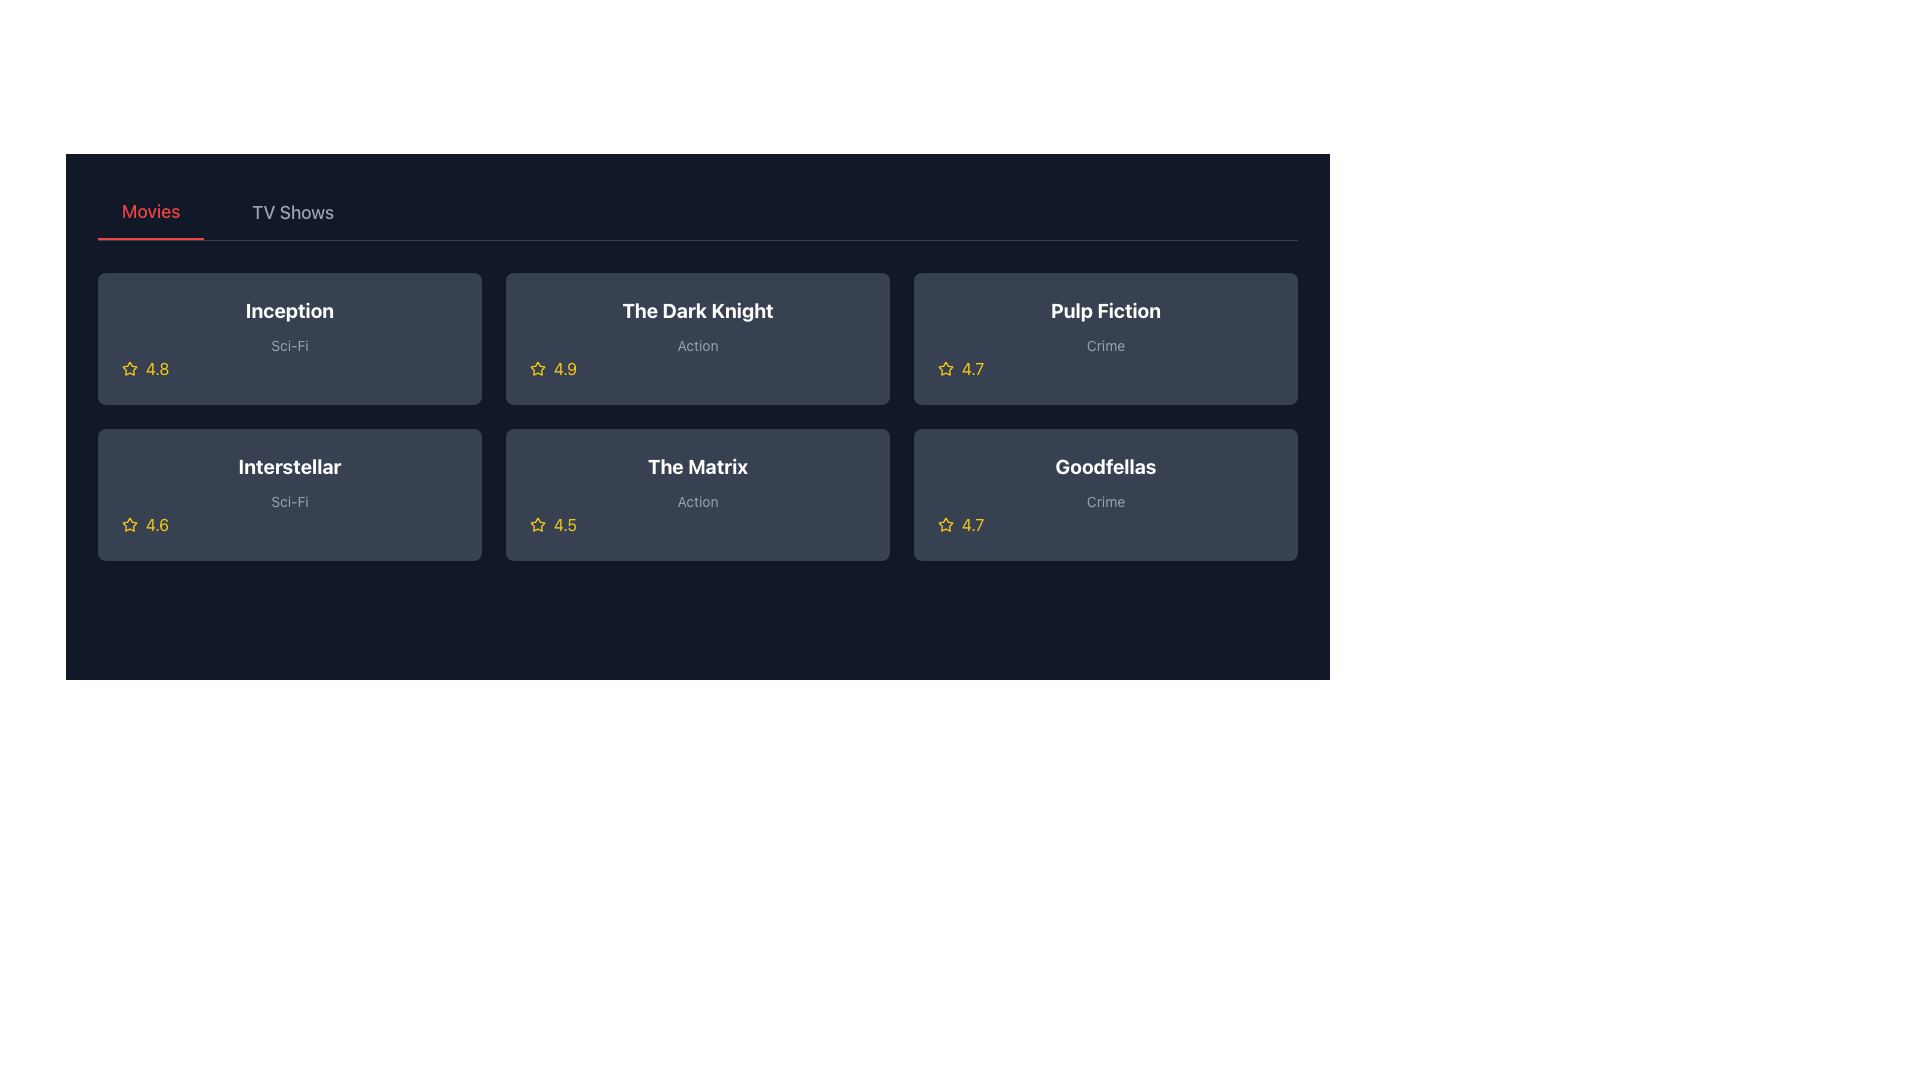  What do you see at coordinates (288, 523) in the screenshot?
I see `the non-interactive star rating display for the movie 'Interstellar' located at the bottom-left corner of its dark background card under the subtitle 'Sci-Fi.'` at bounding box center [288, 523].